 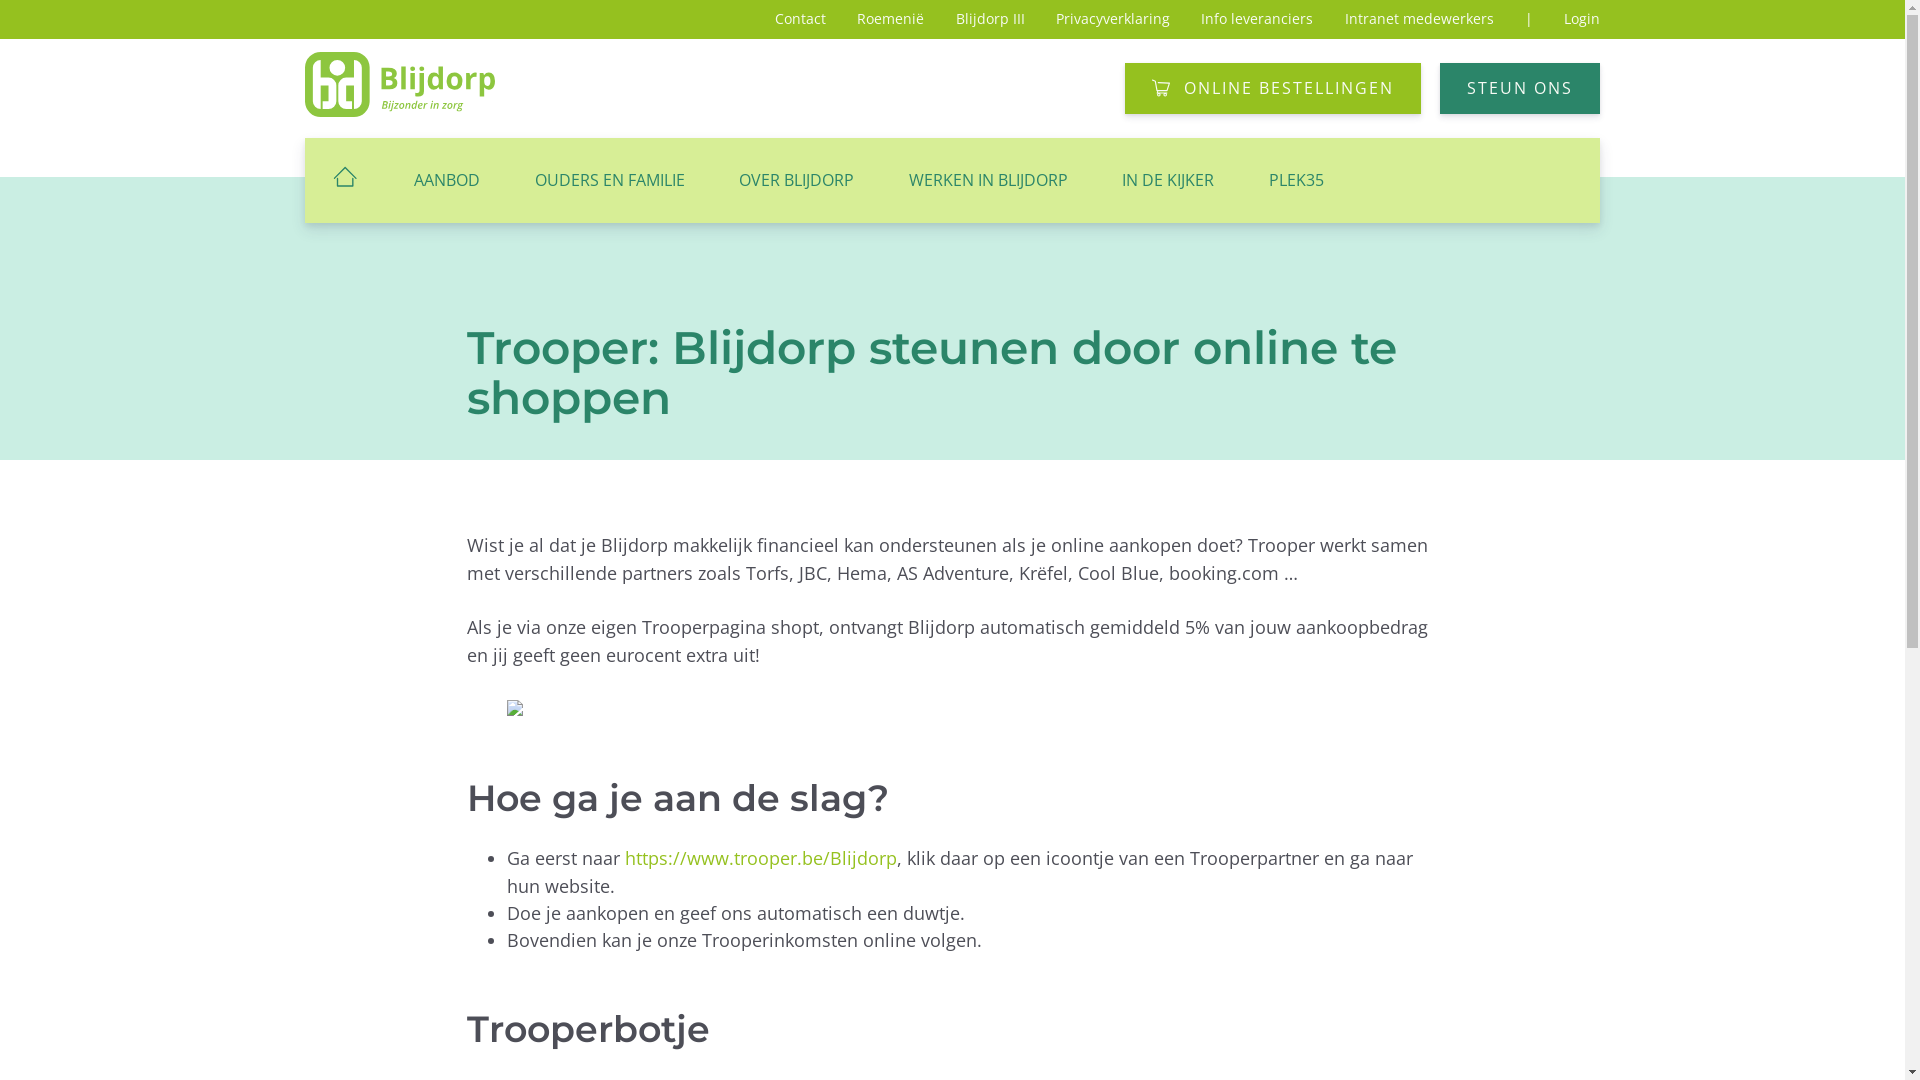 What do you see at coordinates (1055, 18) in the screenshot?
I see `'Privacyverklaring'` at bounding box center [1055, 18].